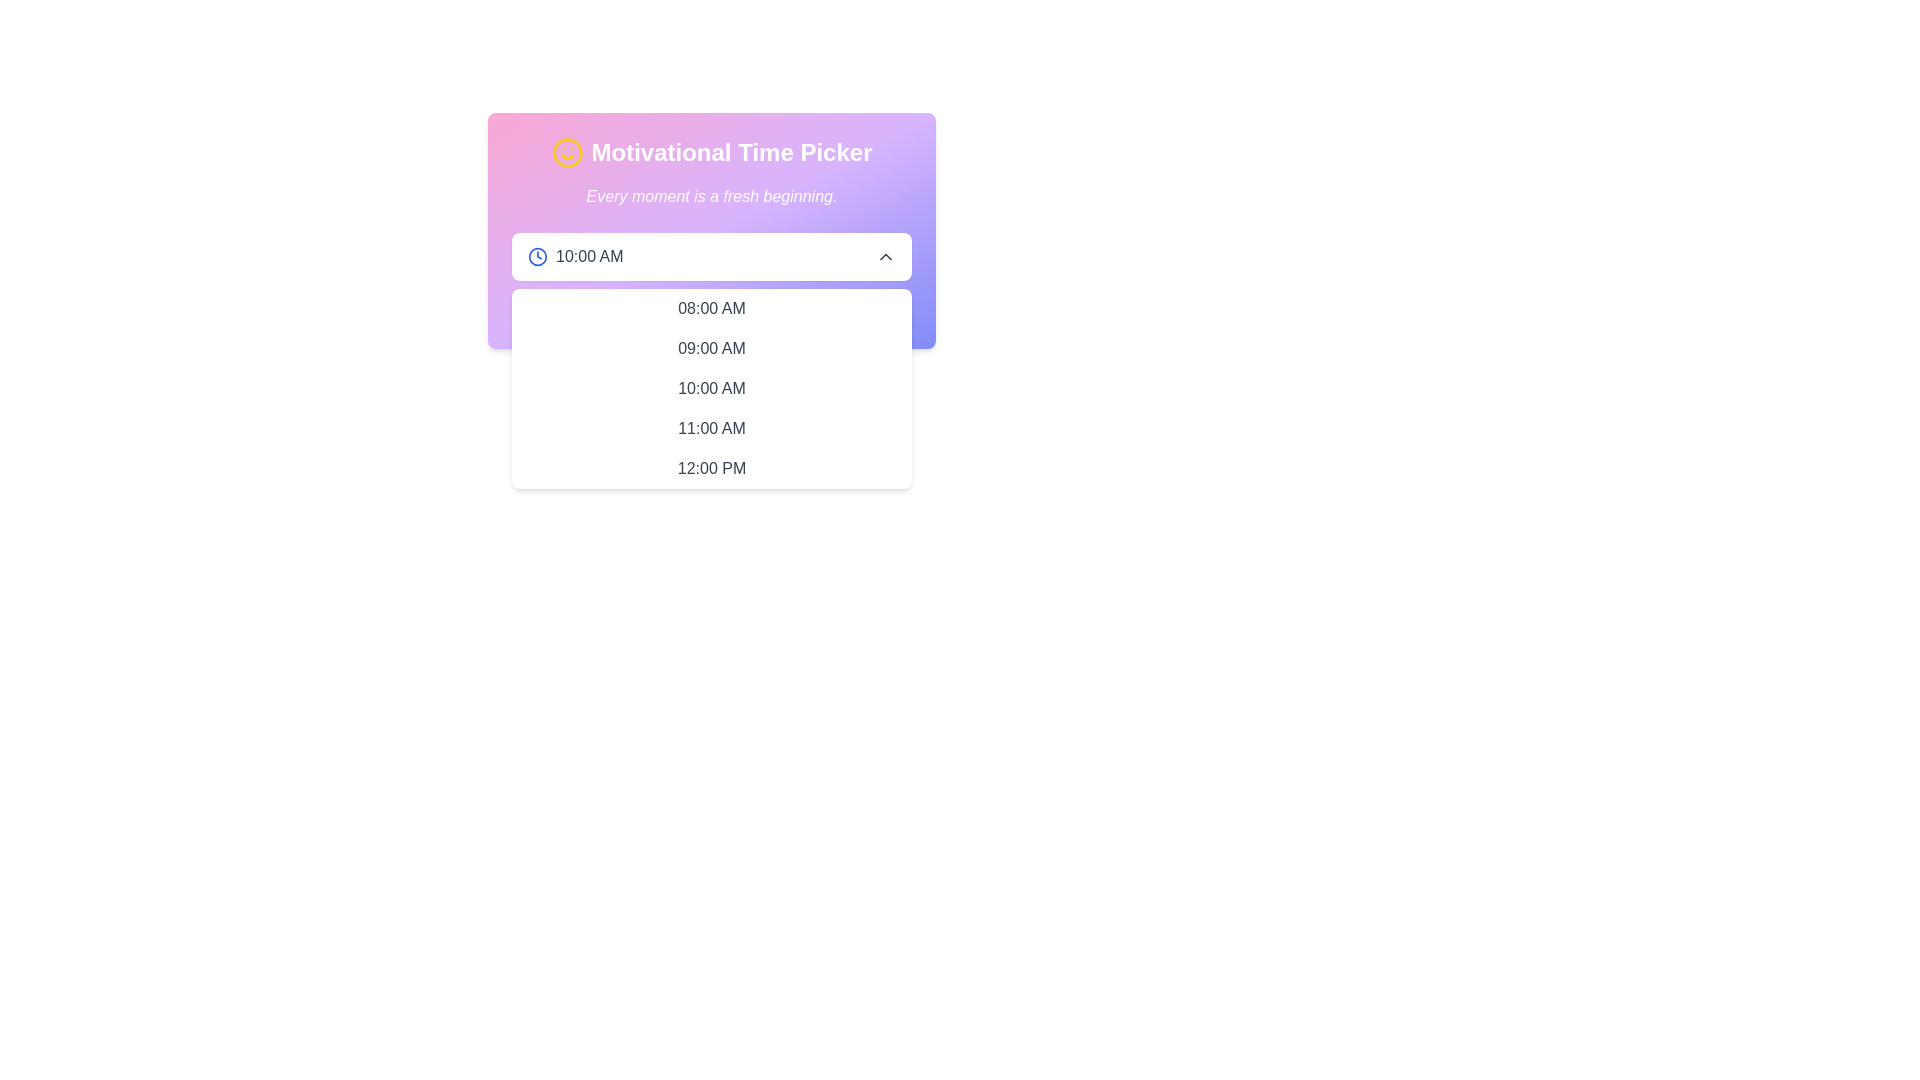  What do you see at coordinates (537, 256) in the screenshot?
I see `the time selection icon located at the start of the time input field adjacent to '10:00 AM' to provide visual guidance` at bounding box center [537, 256].